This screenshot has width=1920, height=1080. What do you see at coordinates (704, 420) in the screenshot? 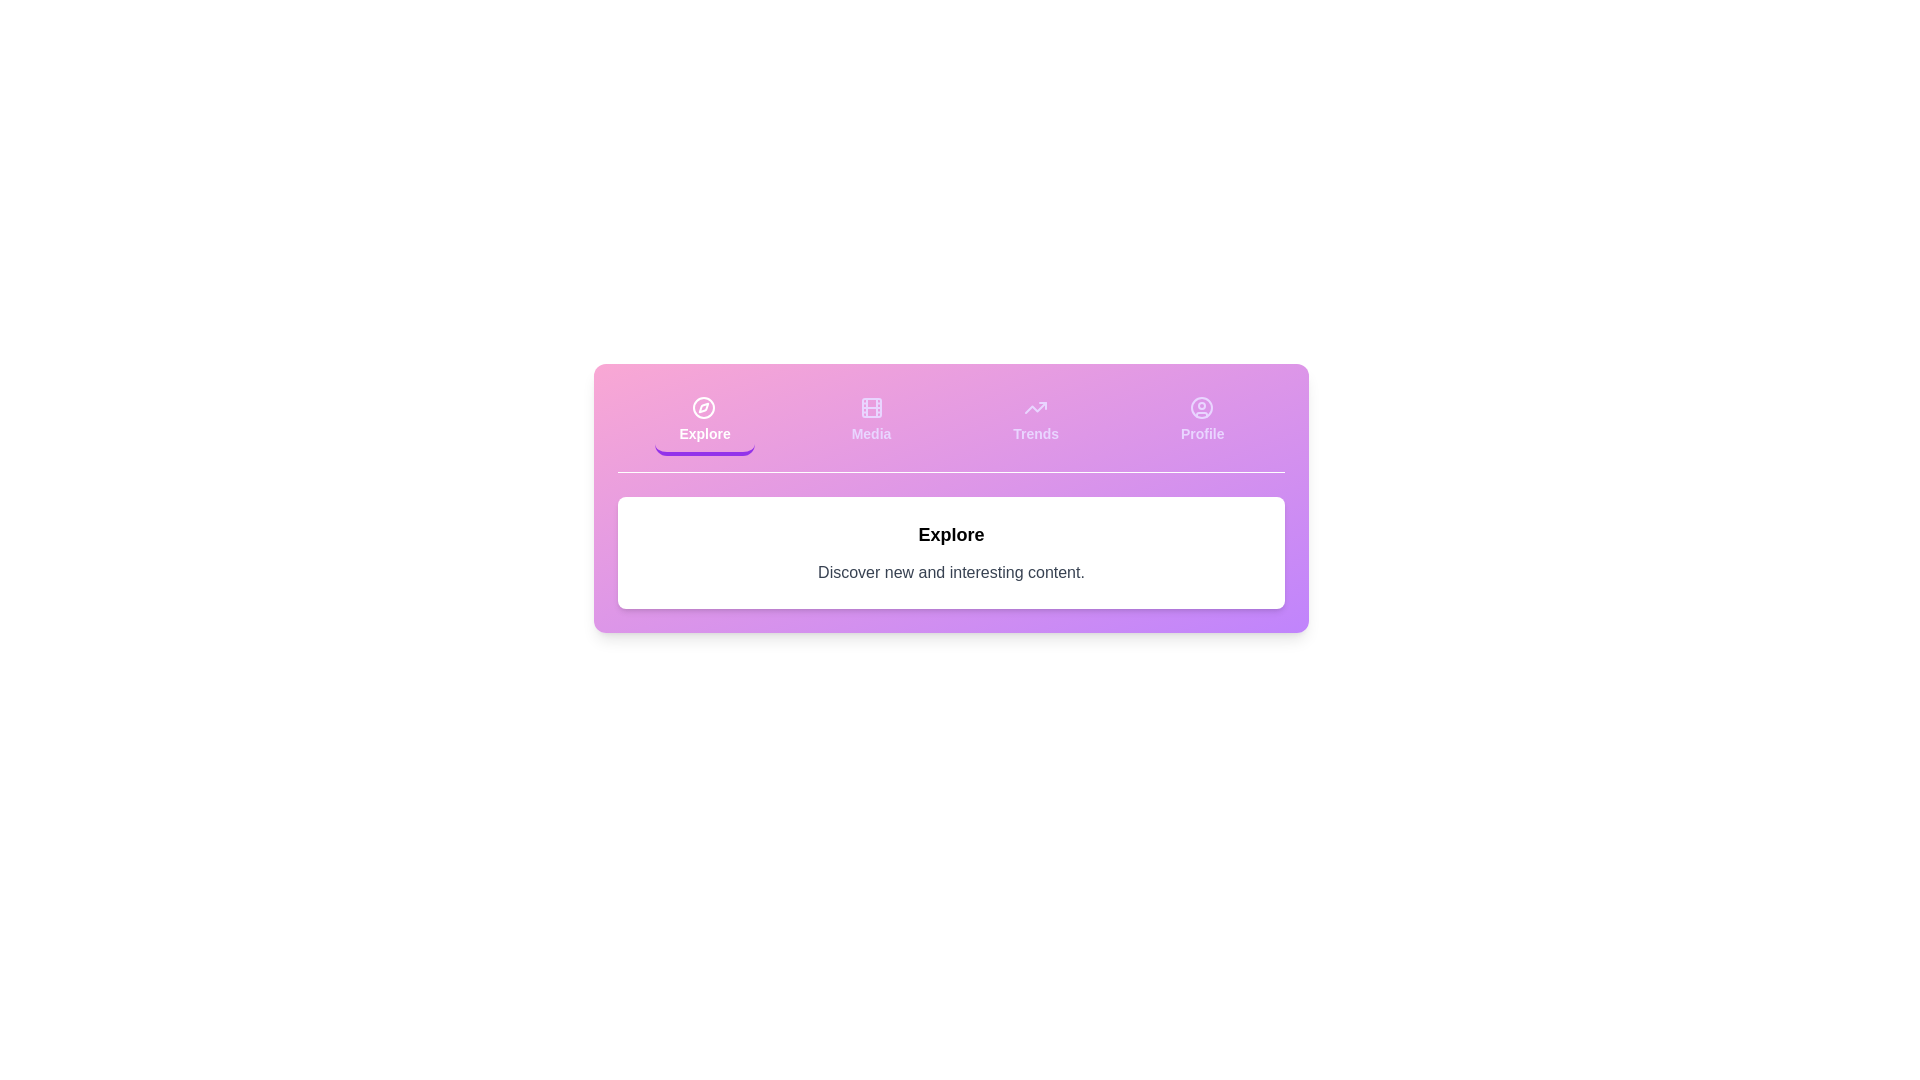
I see `the tab button labeled Explore to switch to the corresponding tab` at bounding box center [704, 420].